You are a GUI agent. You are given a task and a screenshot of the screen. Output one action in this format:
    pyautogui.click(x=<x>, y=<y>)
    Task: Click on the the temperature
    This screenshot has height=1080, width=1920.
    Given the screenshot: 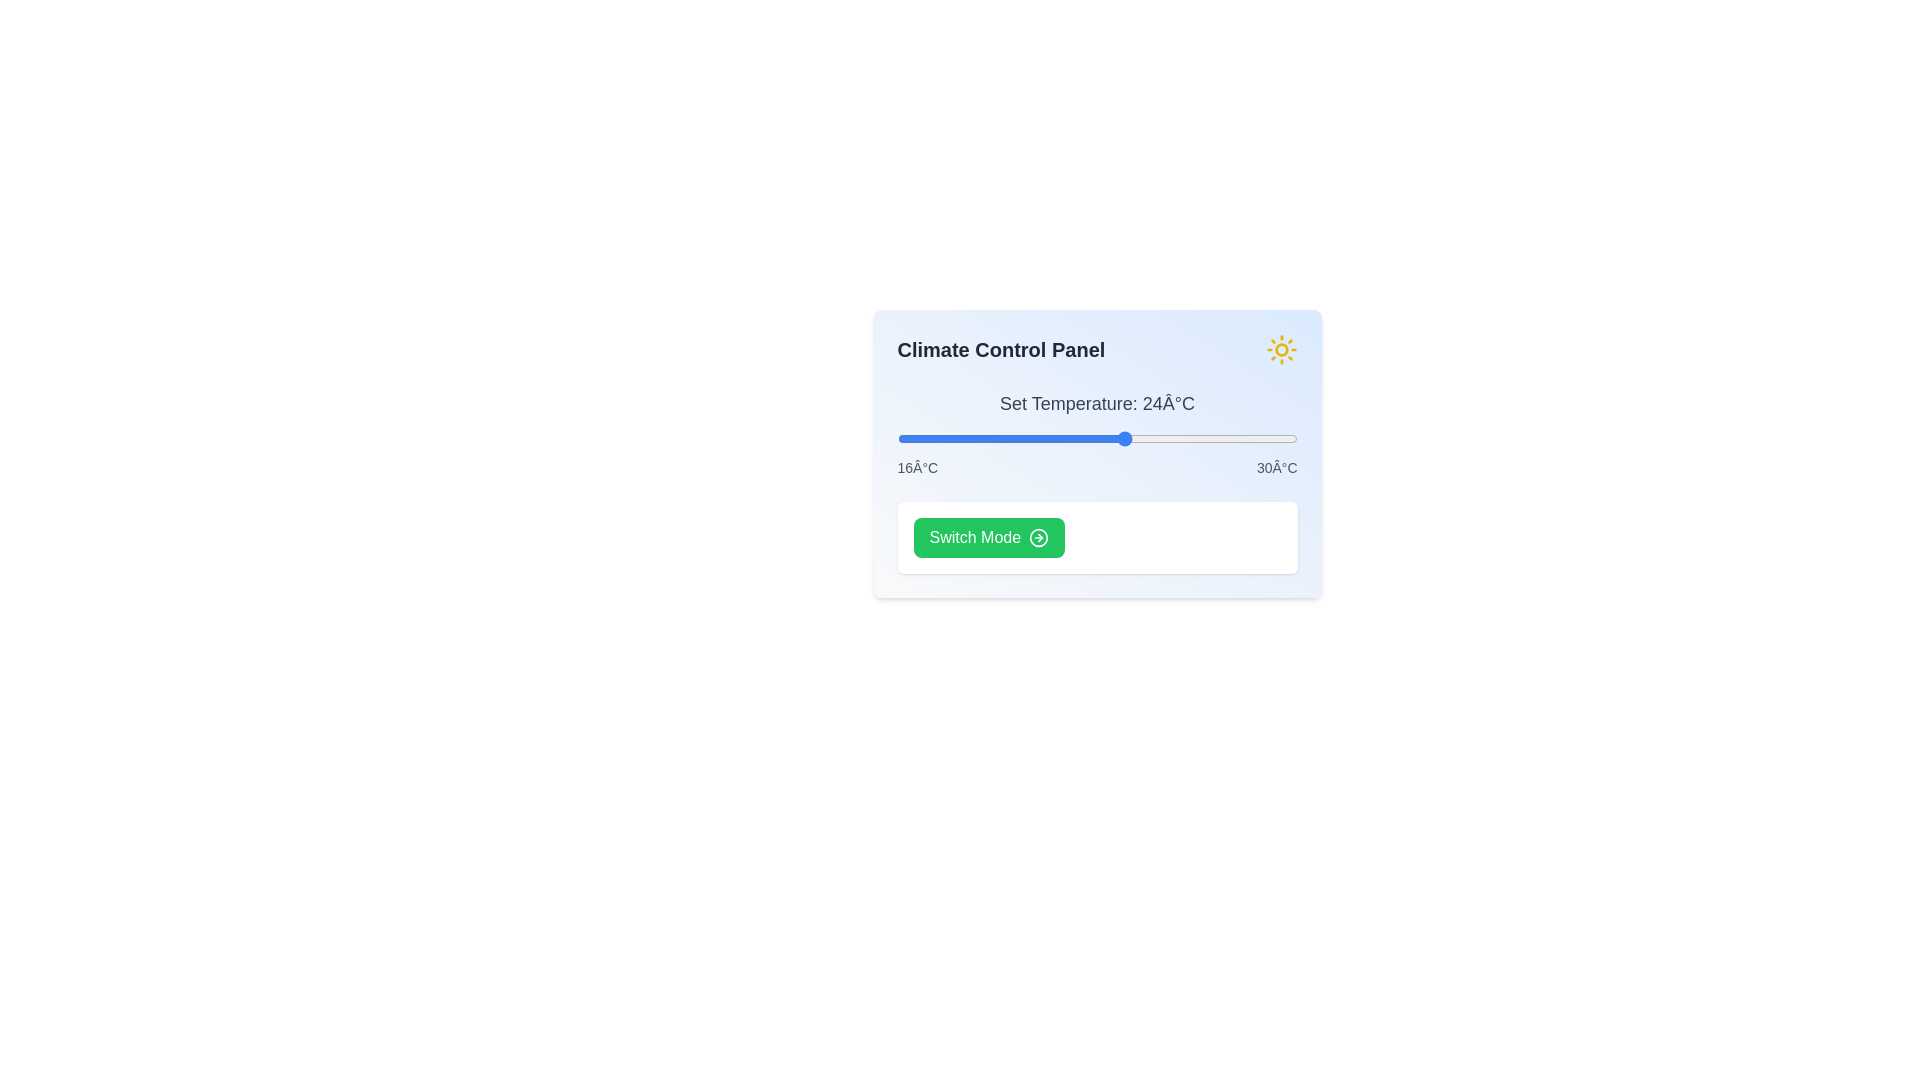 What is the action you would take?
    pyautogui.click(x=953, y=438)
    